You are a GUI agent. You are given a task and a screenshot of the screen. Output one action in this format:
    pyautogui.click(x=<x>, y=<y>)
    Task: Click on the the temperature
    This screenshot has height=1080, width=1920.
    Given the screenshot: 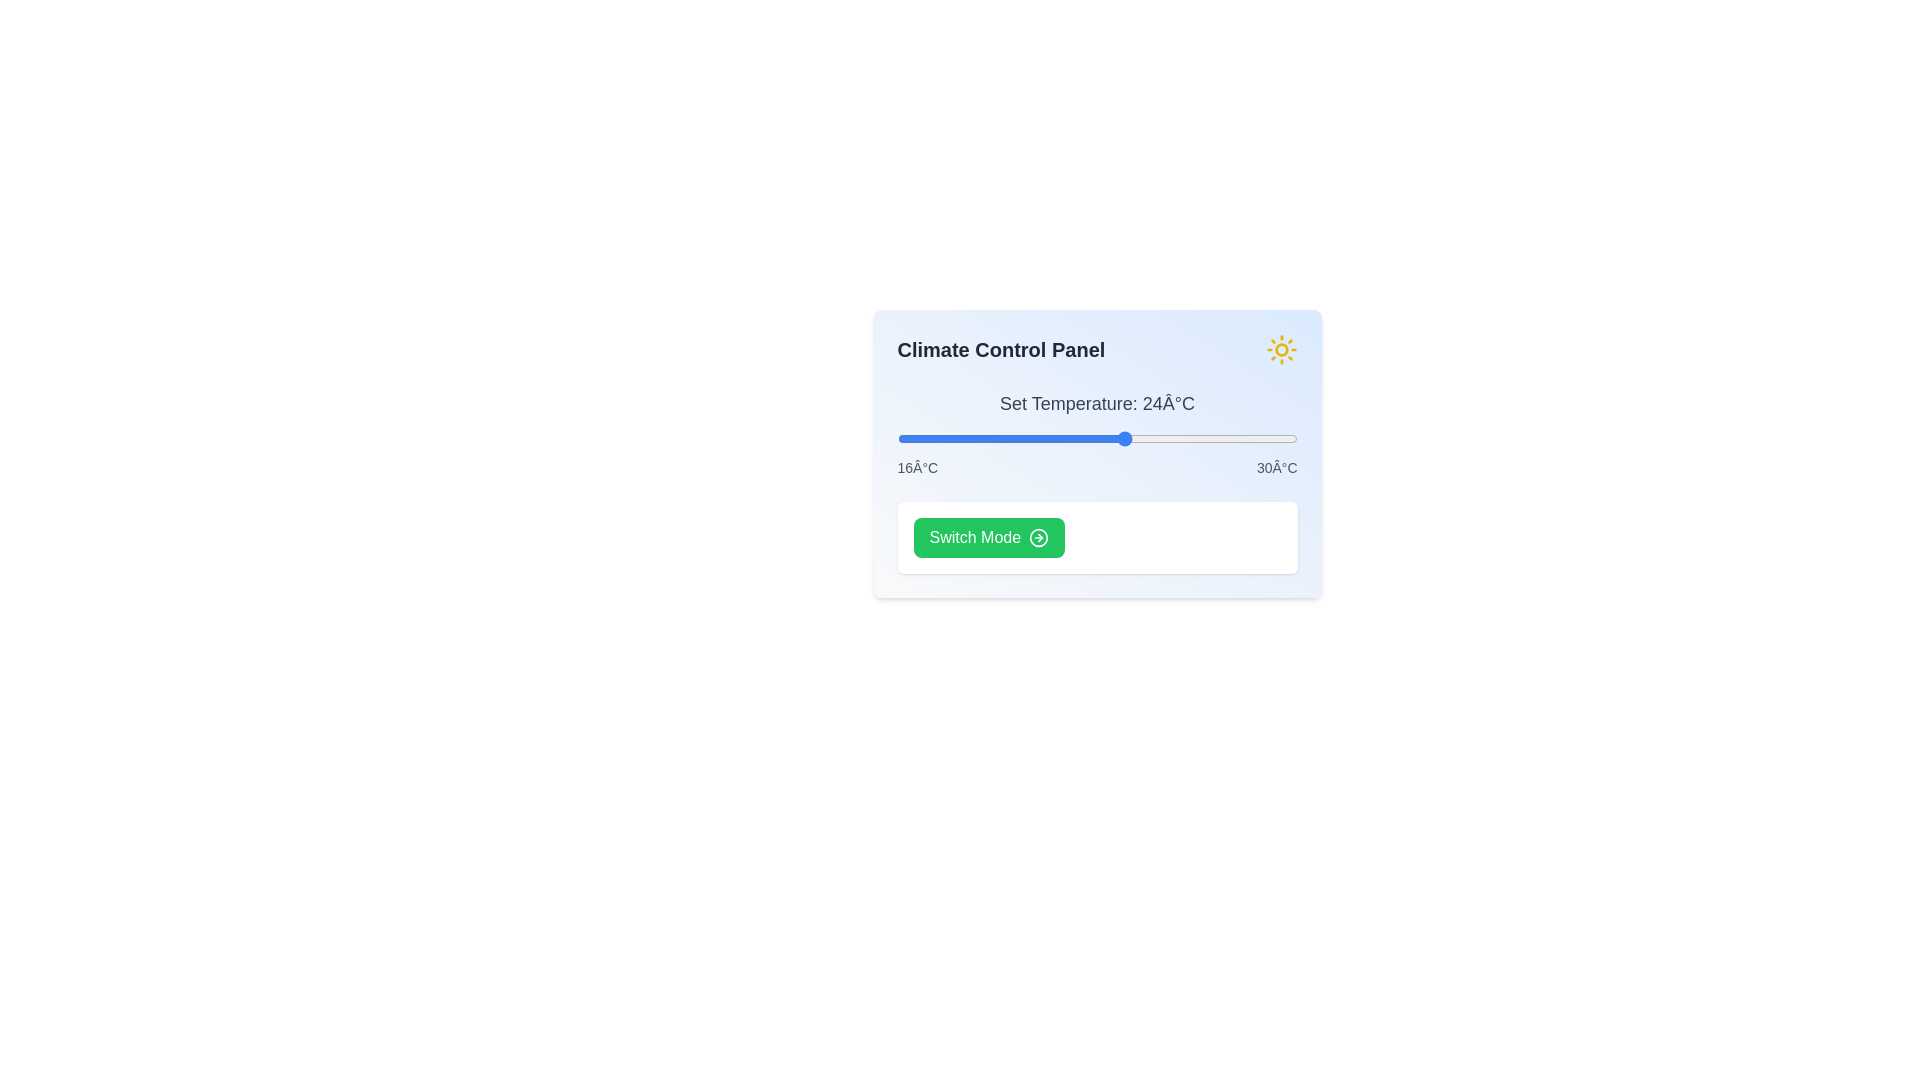 What is the action you would take?
    pyautogui.click(x=953, y=438)
    